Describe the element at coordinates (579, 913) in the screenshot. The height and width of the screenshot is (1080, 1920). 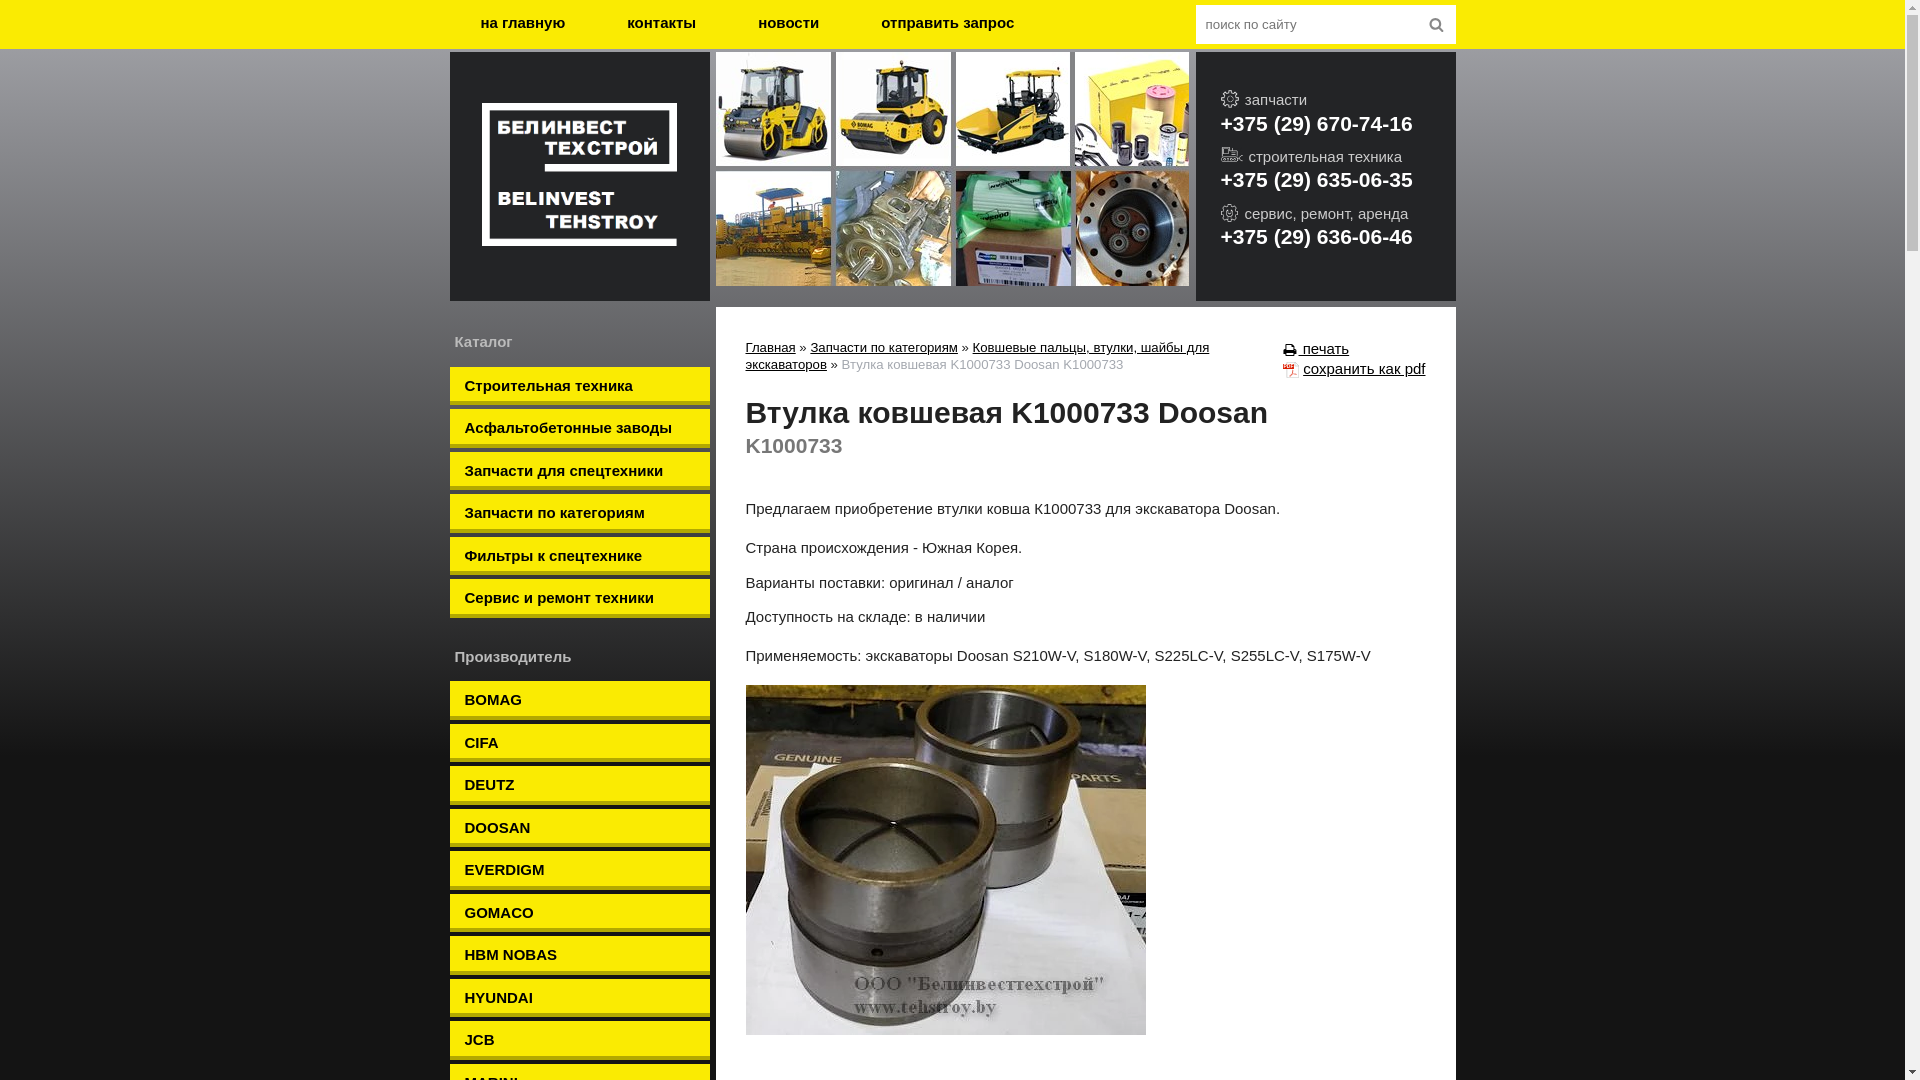
I see `'GOMACO'` at that location.